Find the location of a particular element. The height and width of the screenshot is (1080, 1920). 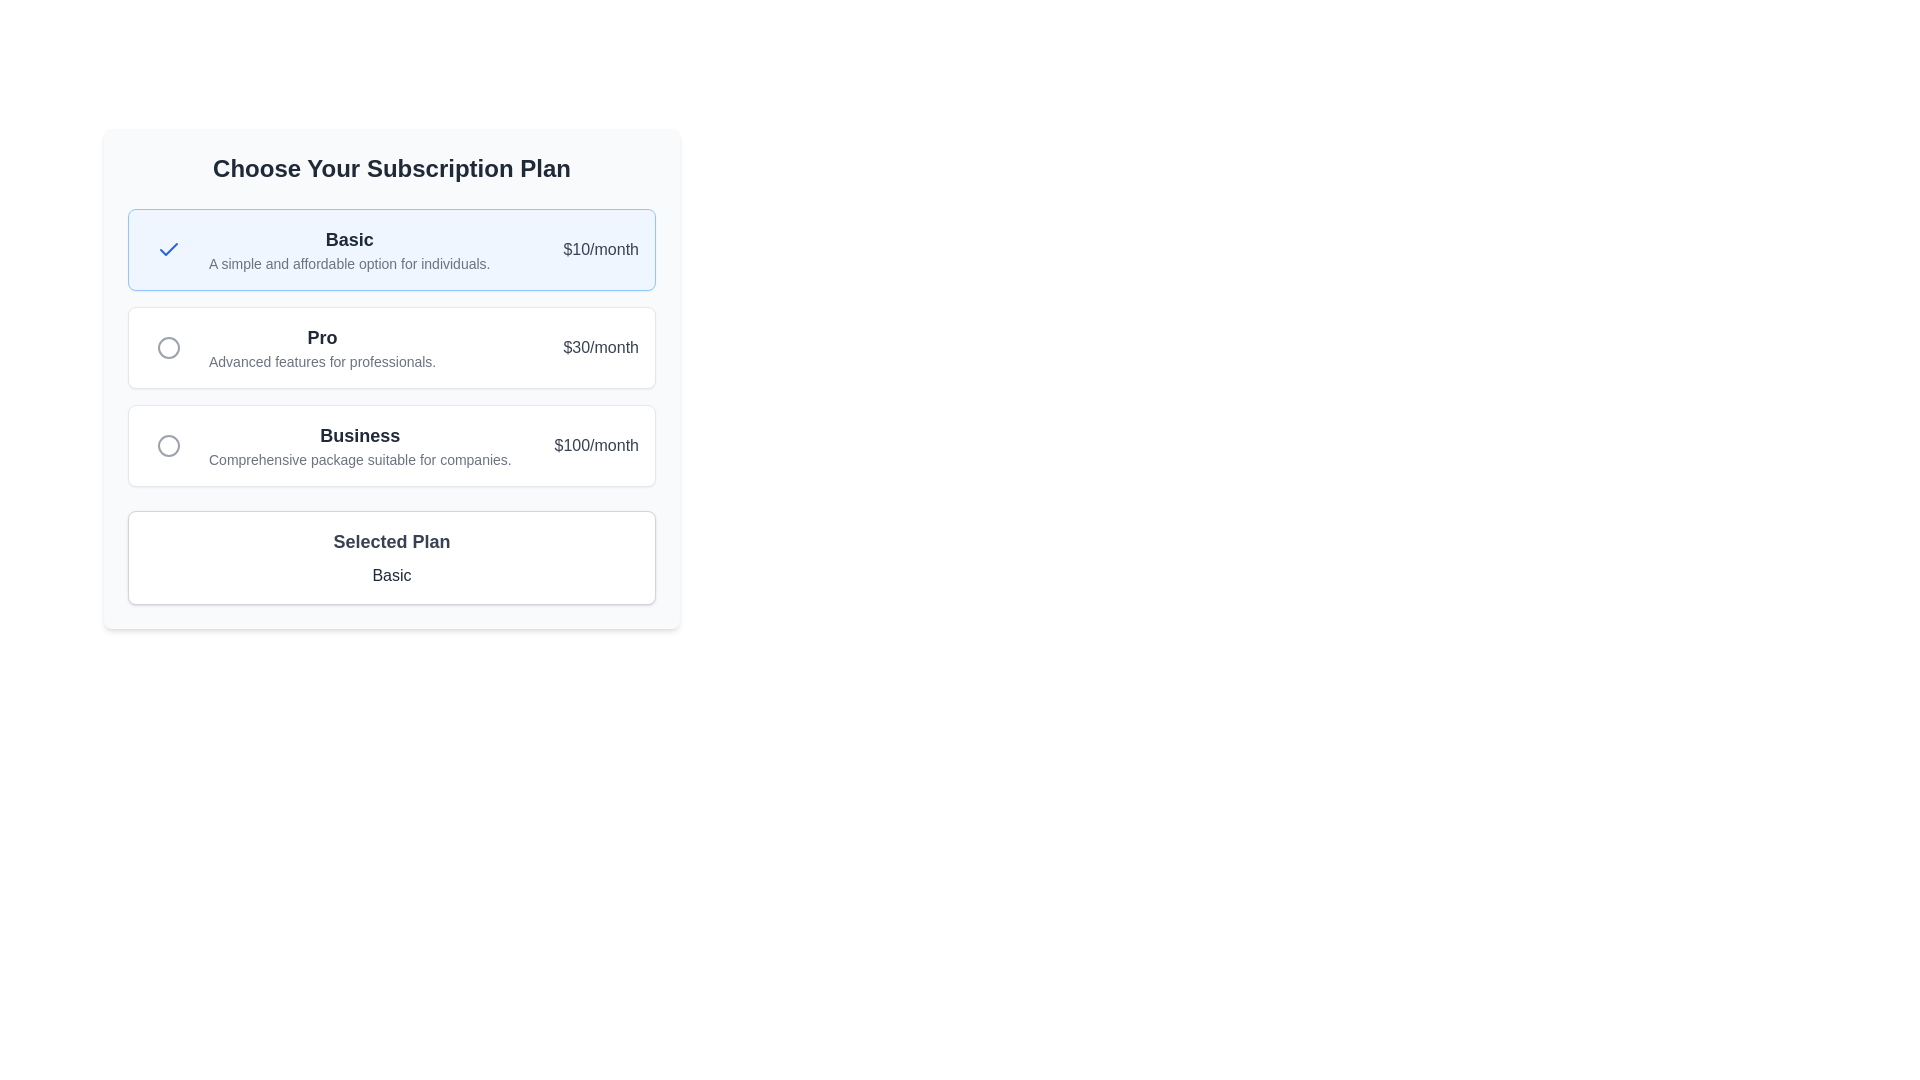

the text label that reads 'Comprehensive package suitable for companies.' positioned below the title 'Business' in the third subscription option is located at coordinates (360, 459).